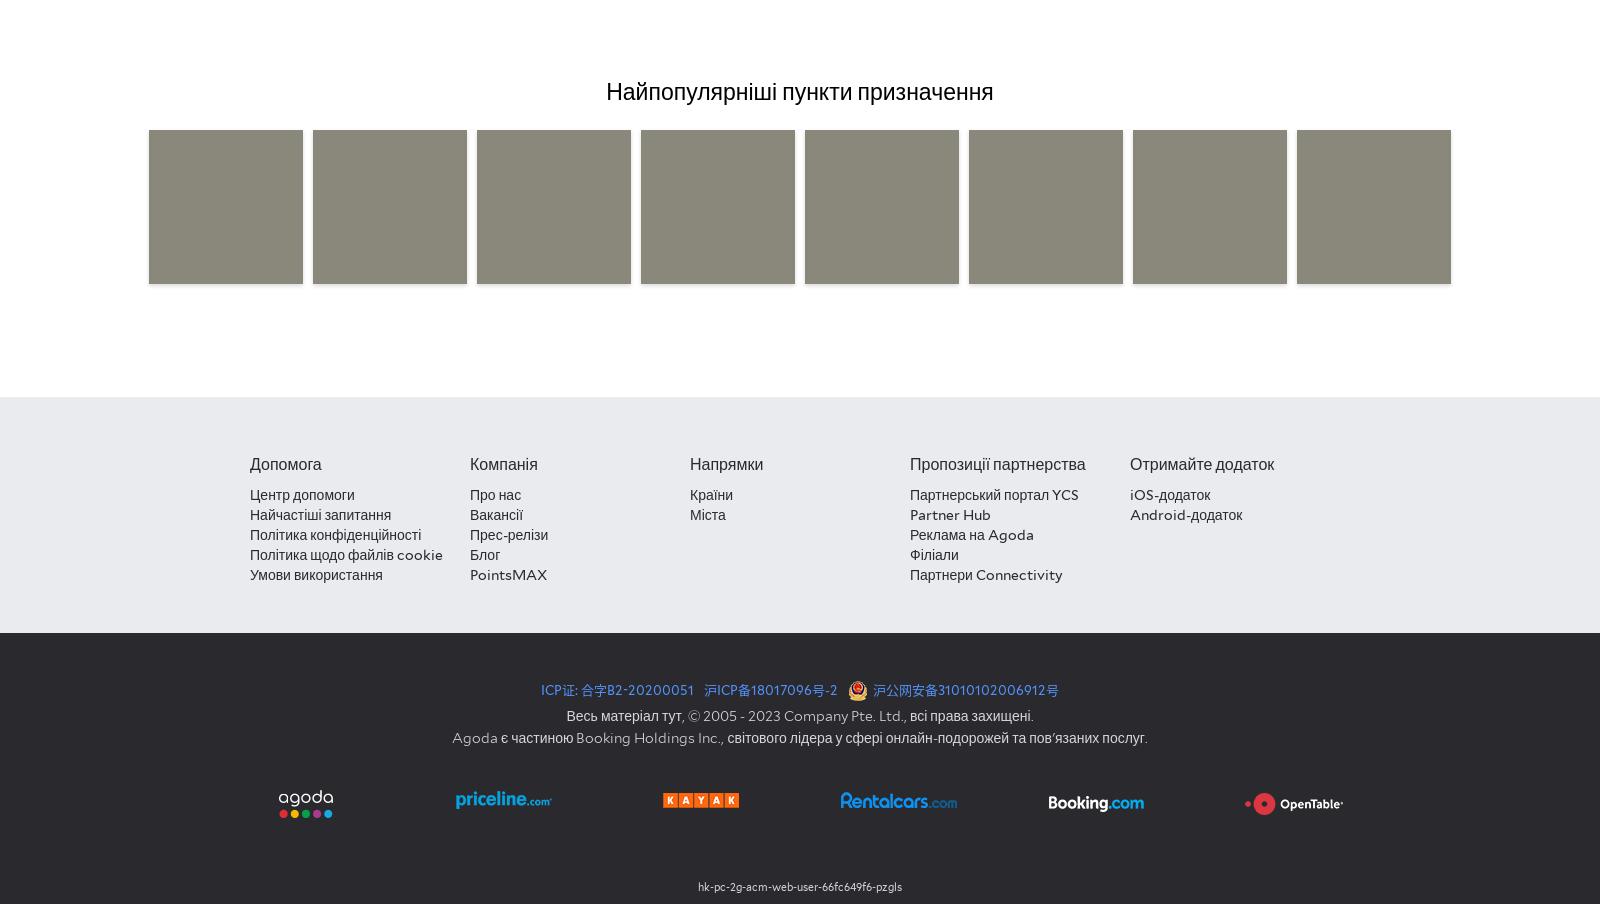 This screenshot has height=904, width=1600. I want to click on 'Agoda є частиною Booking Holdings Inc., світового лідера у сфері онлайн-подорожей та пов'язаних послуг.', so click(799, 737).